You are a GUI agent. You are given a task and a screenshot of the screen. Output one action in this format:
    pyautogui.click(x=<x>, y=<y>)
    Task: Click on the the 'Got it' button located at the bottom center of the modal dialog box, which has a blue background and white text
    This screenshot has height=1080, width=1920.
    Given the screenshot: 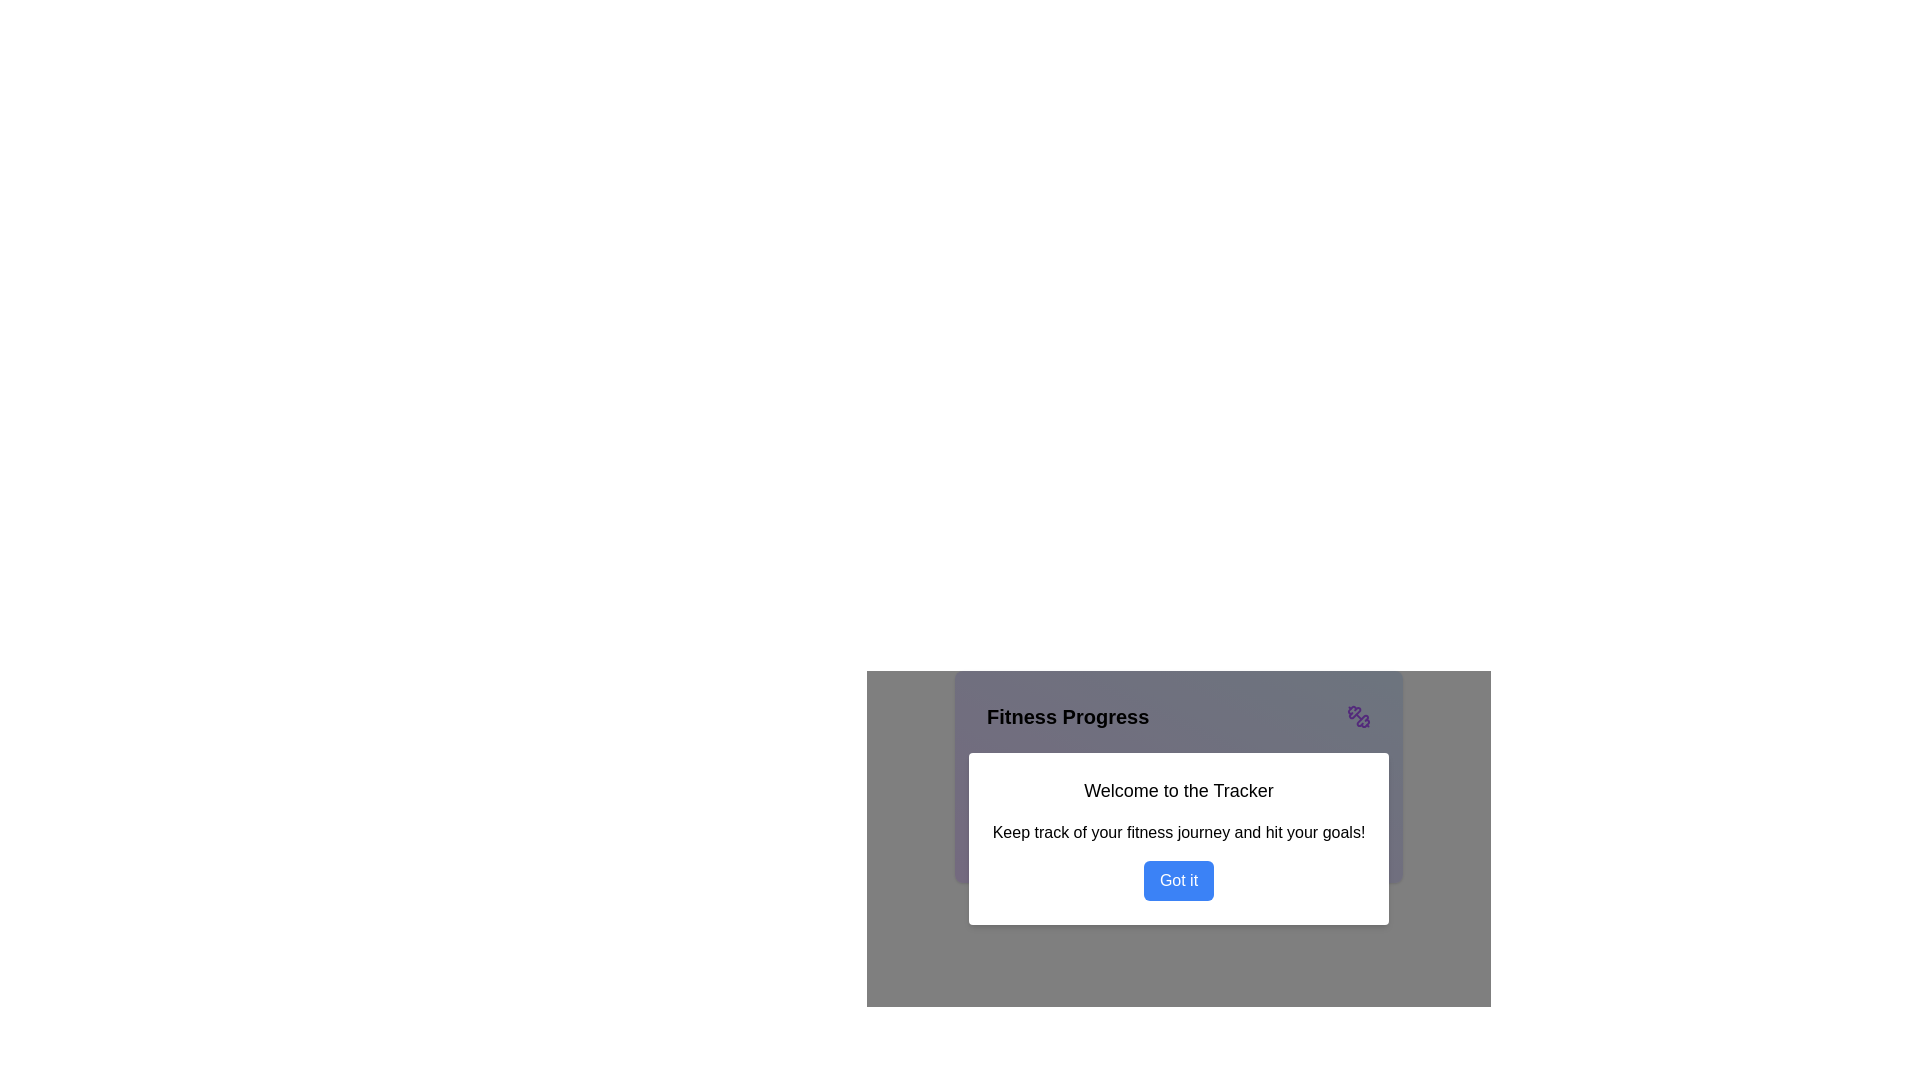 What is the action you would take?
    pyautogui.click(x=1177, y=879)
    